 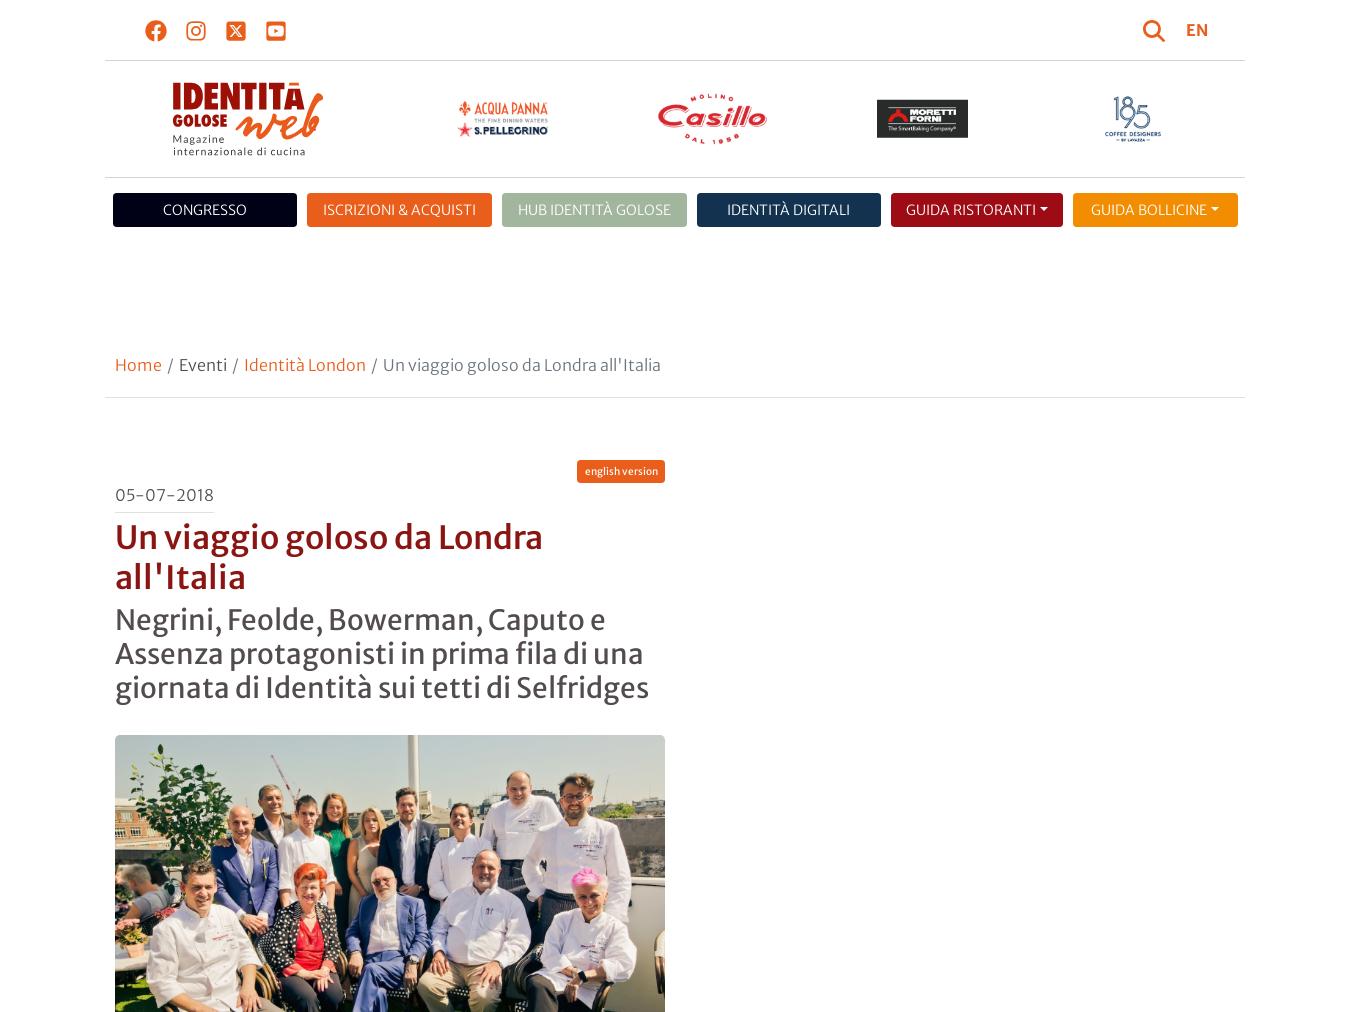 I want to click on 'Assenza', so click(x=135, y=367).